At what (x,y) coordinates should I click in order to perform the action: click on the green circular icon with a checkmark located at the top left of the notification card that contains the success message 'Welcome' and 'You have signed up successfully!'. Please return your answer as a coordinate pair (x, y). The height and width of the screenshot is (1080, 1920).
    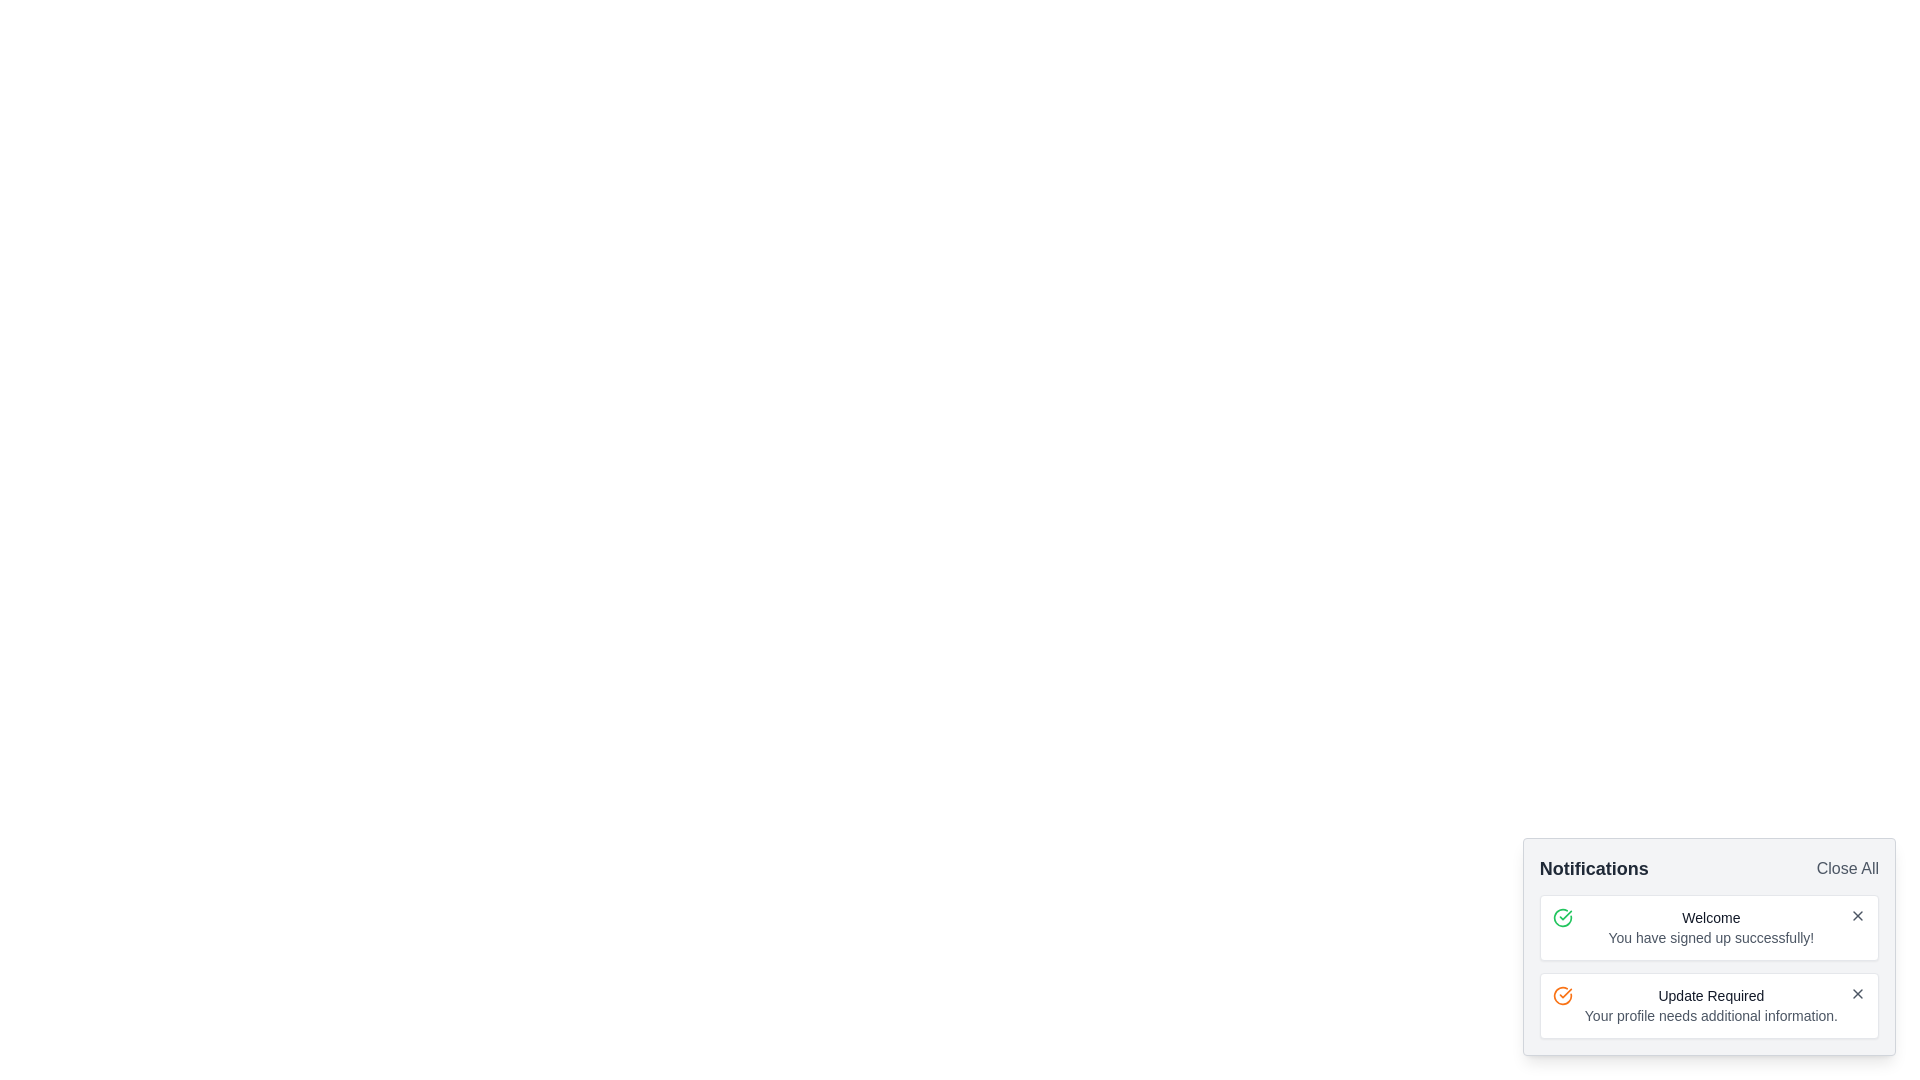
    Looking at the image, I should click on (1561, 918).